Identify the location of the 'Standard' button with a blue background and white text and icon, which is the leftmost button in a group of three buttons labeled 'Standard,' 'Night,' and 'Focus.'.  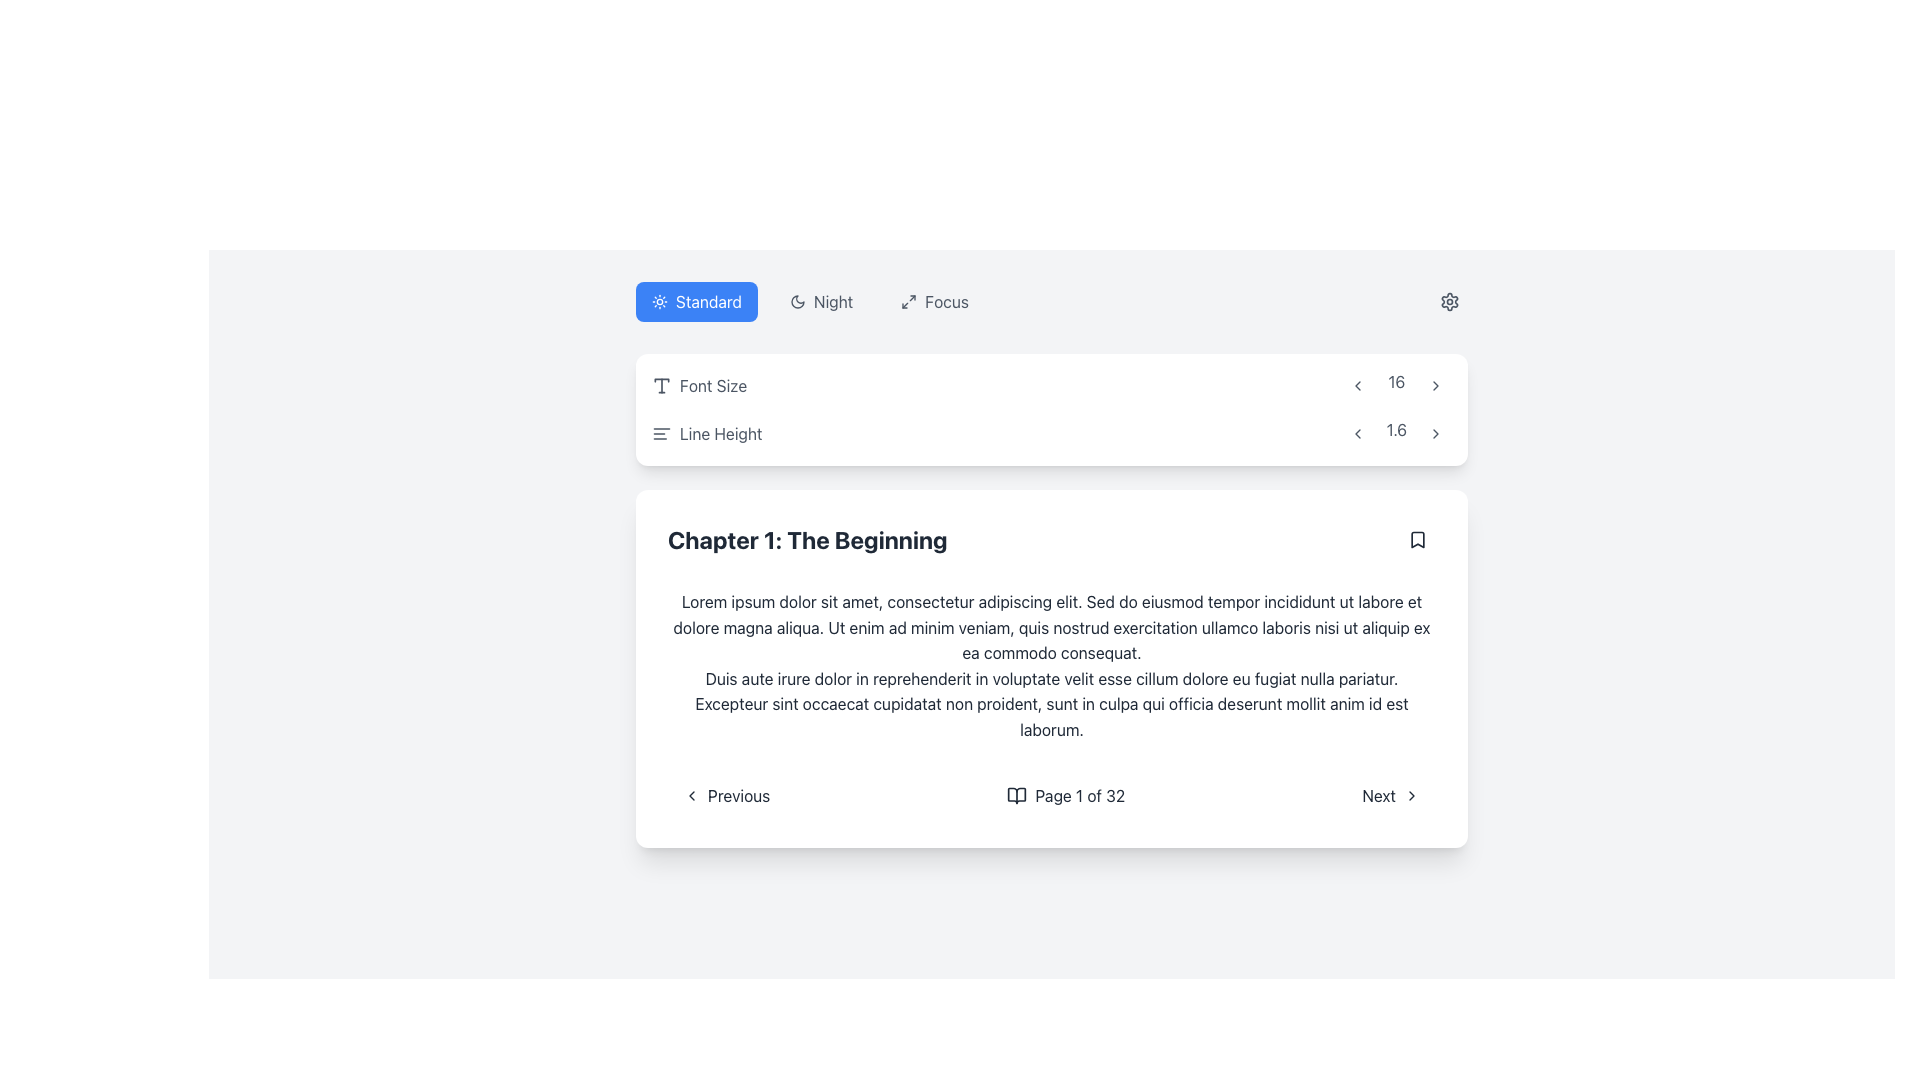
(696, 301).